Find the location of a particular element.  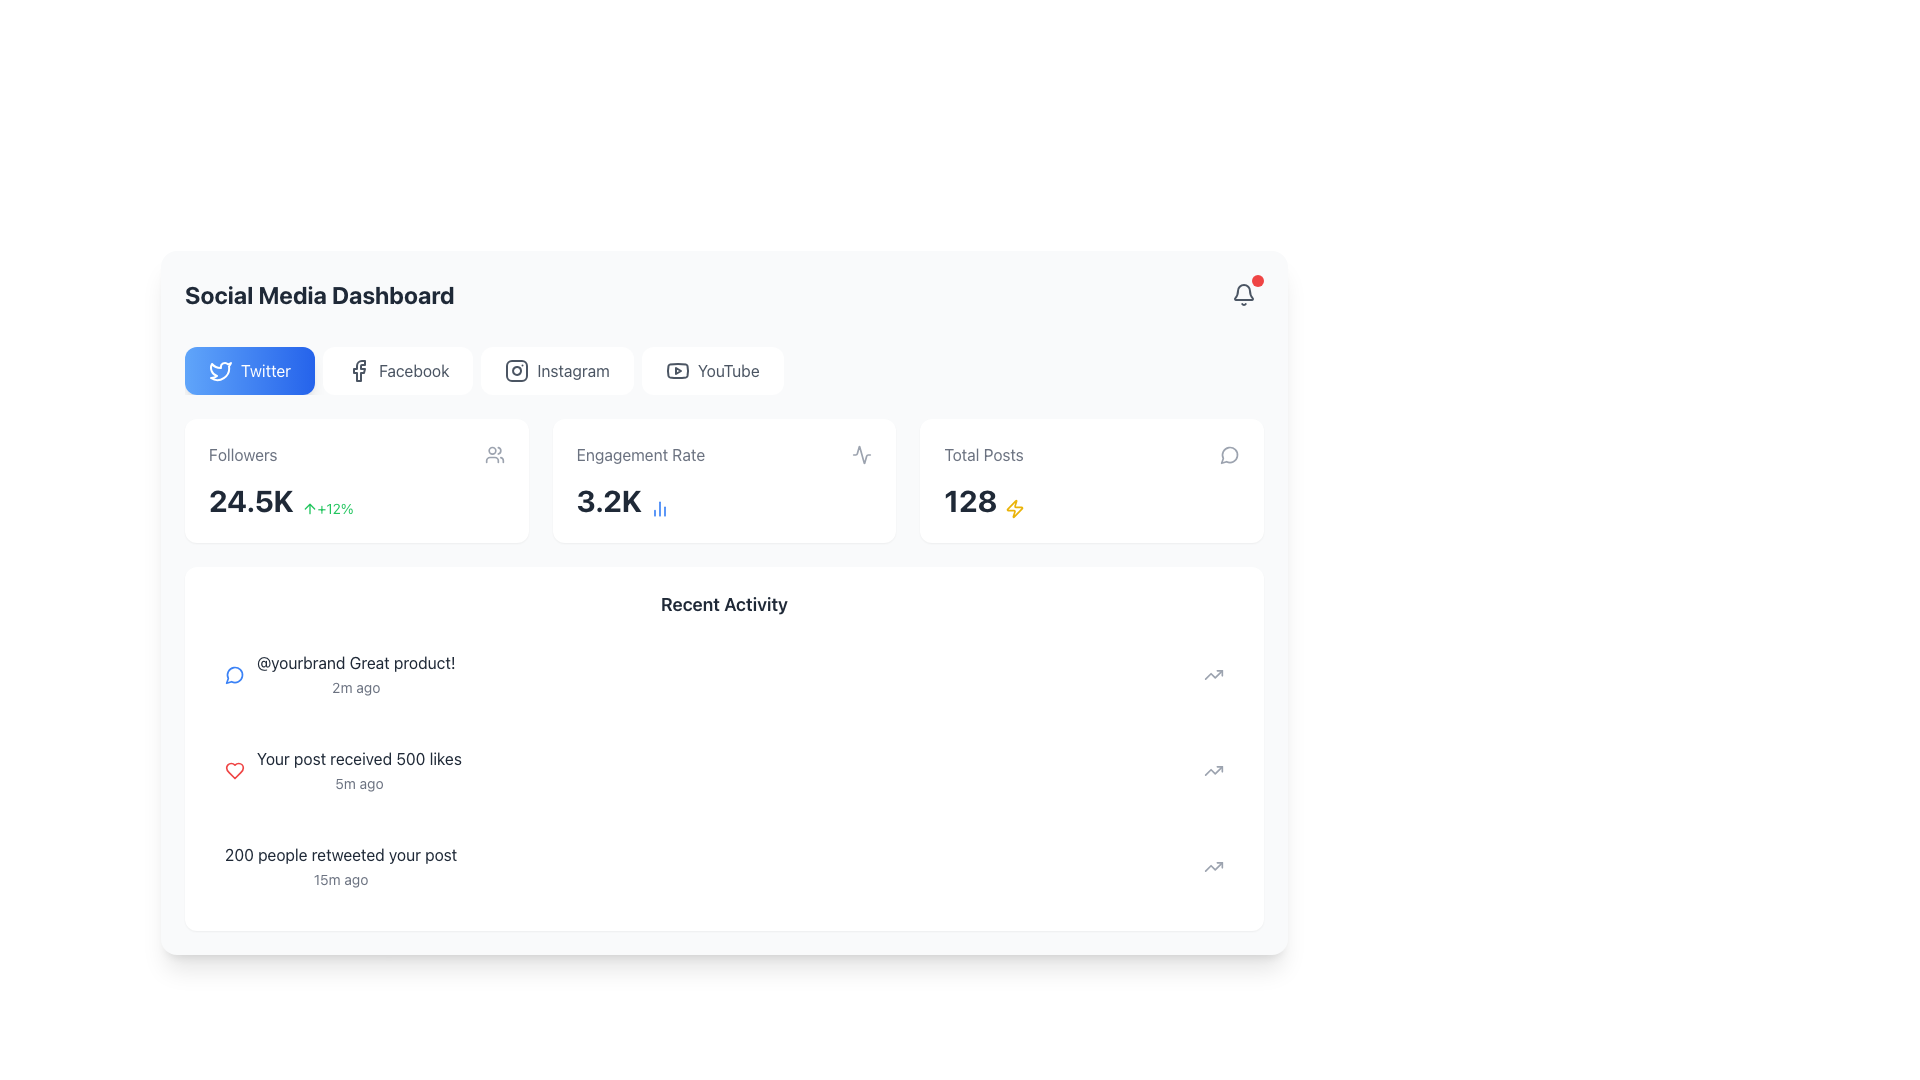

the header text titled 'Recent Activity', which is prominently displayed at the top of the activity section, styled with a bold, large font and dark gray color is located at coordinates (723, 604).